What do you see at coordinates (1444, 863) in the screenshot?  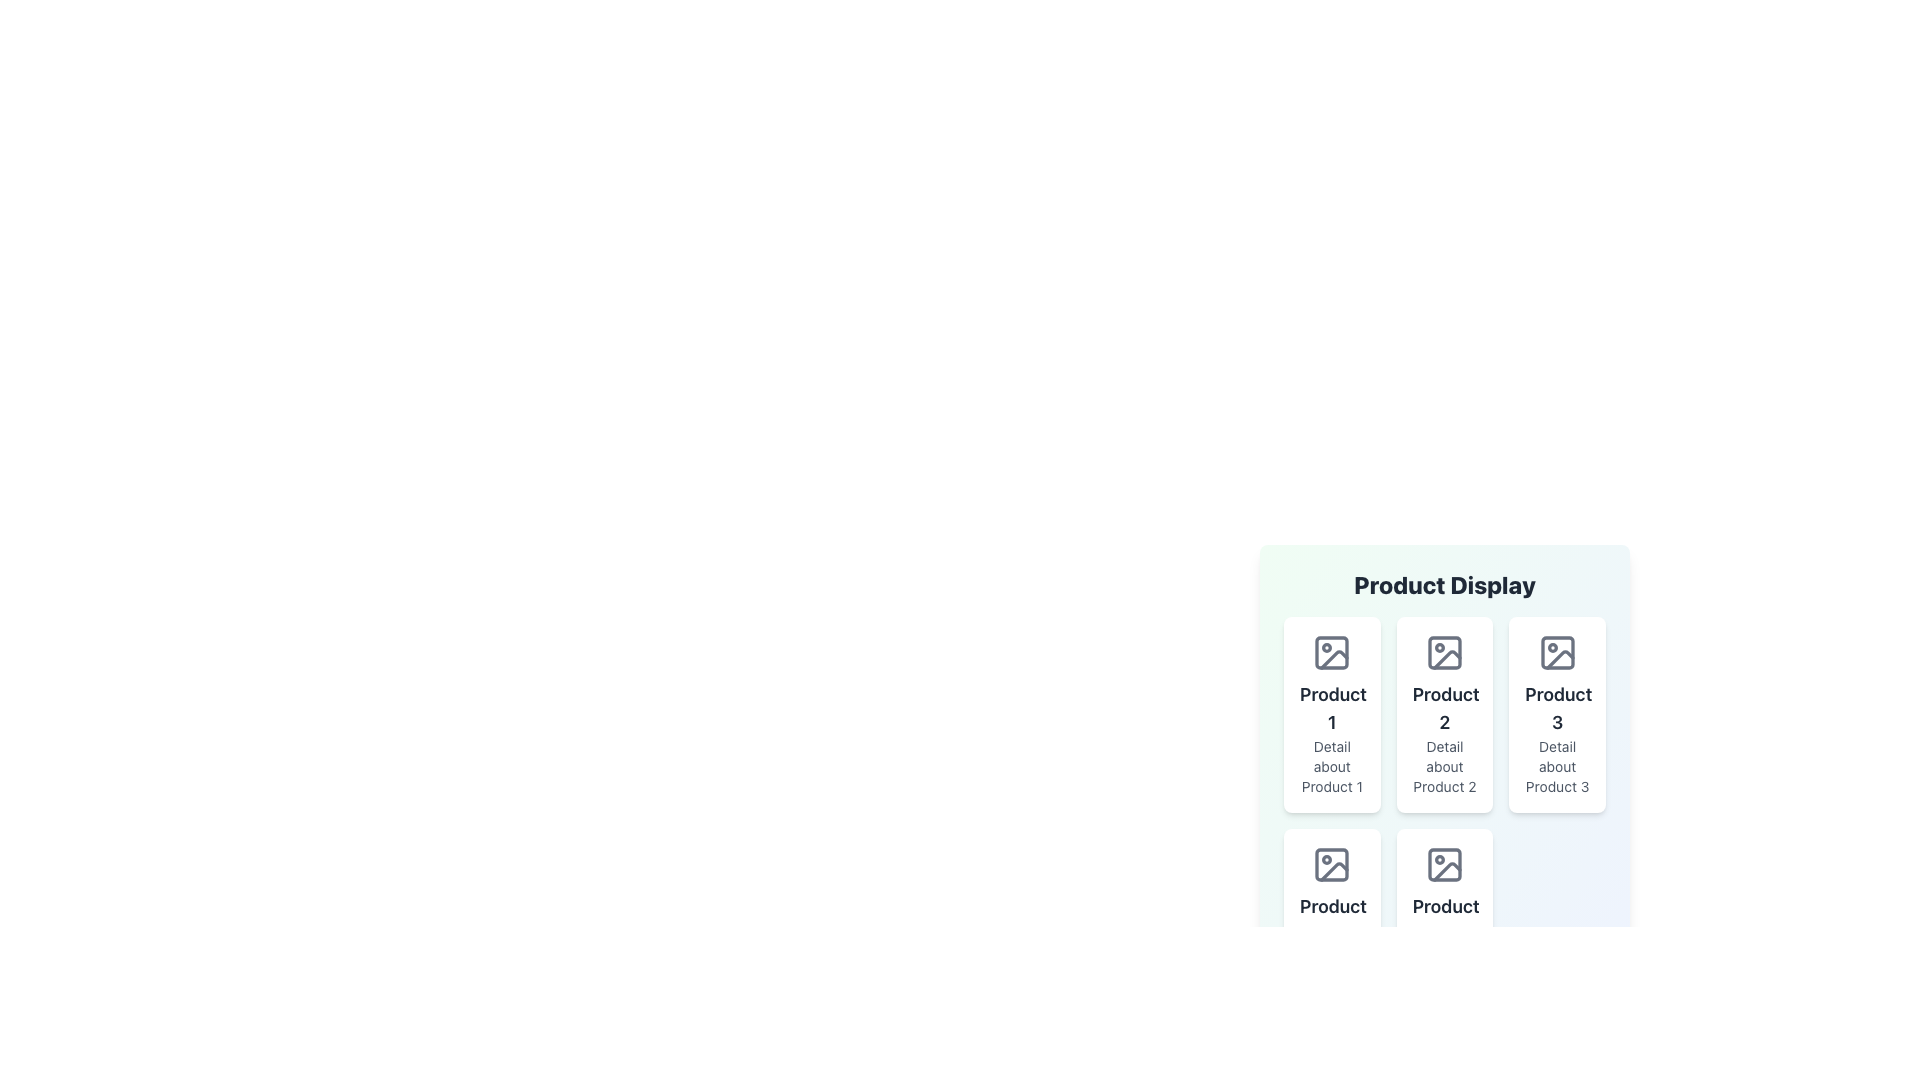 I see `decorative rectangle element that serves as a placeholder for image-related content located under the third row of image icons labeled 'Product 4' using developer tools` at bounding box center [1444, 863].